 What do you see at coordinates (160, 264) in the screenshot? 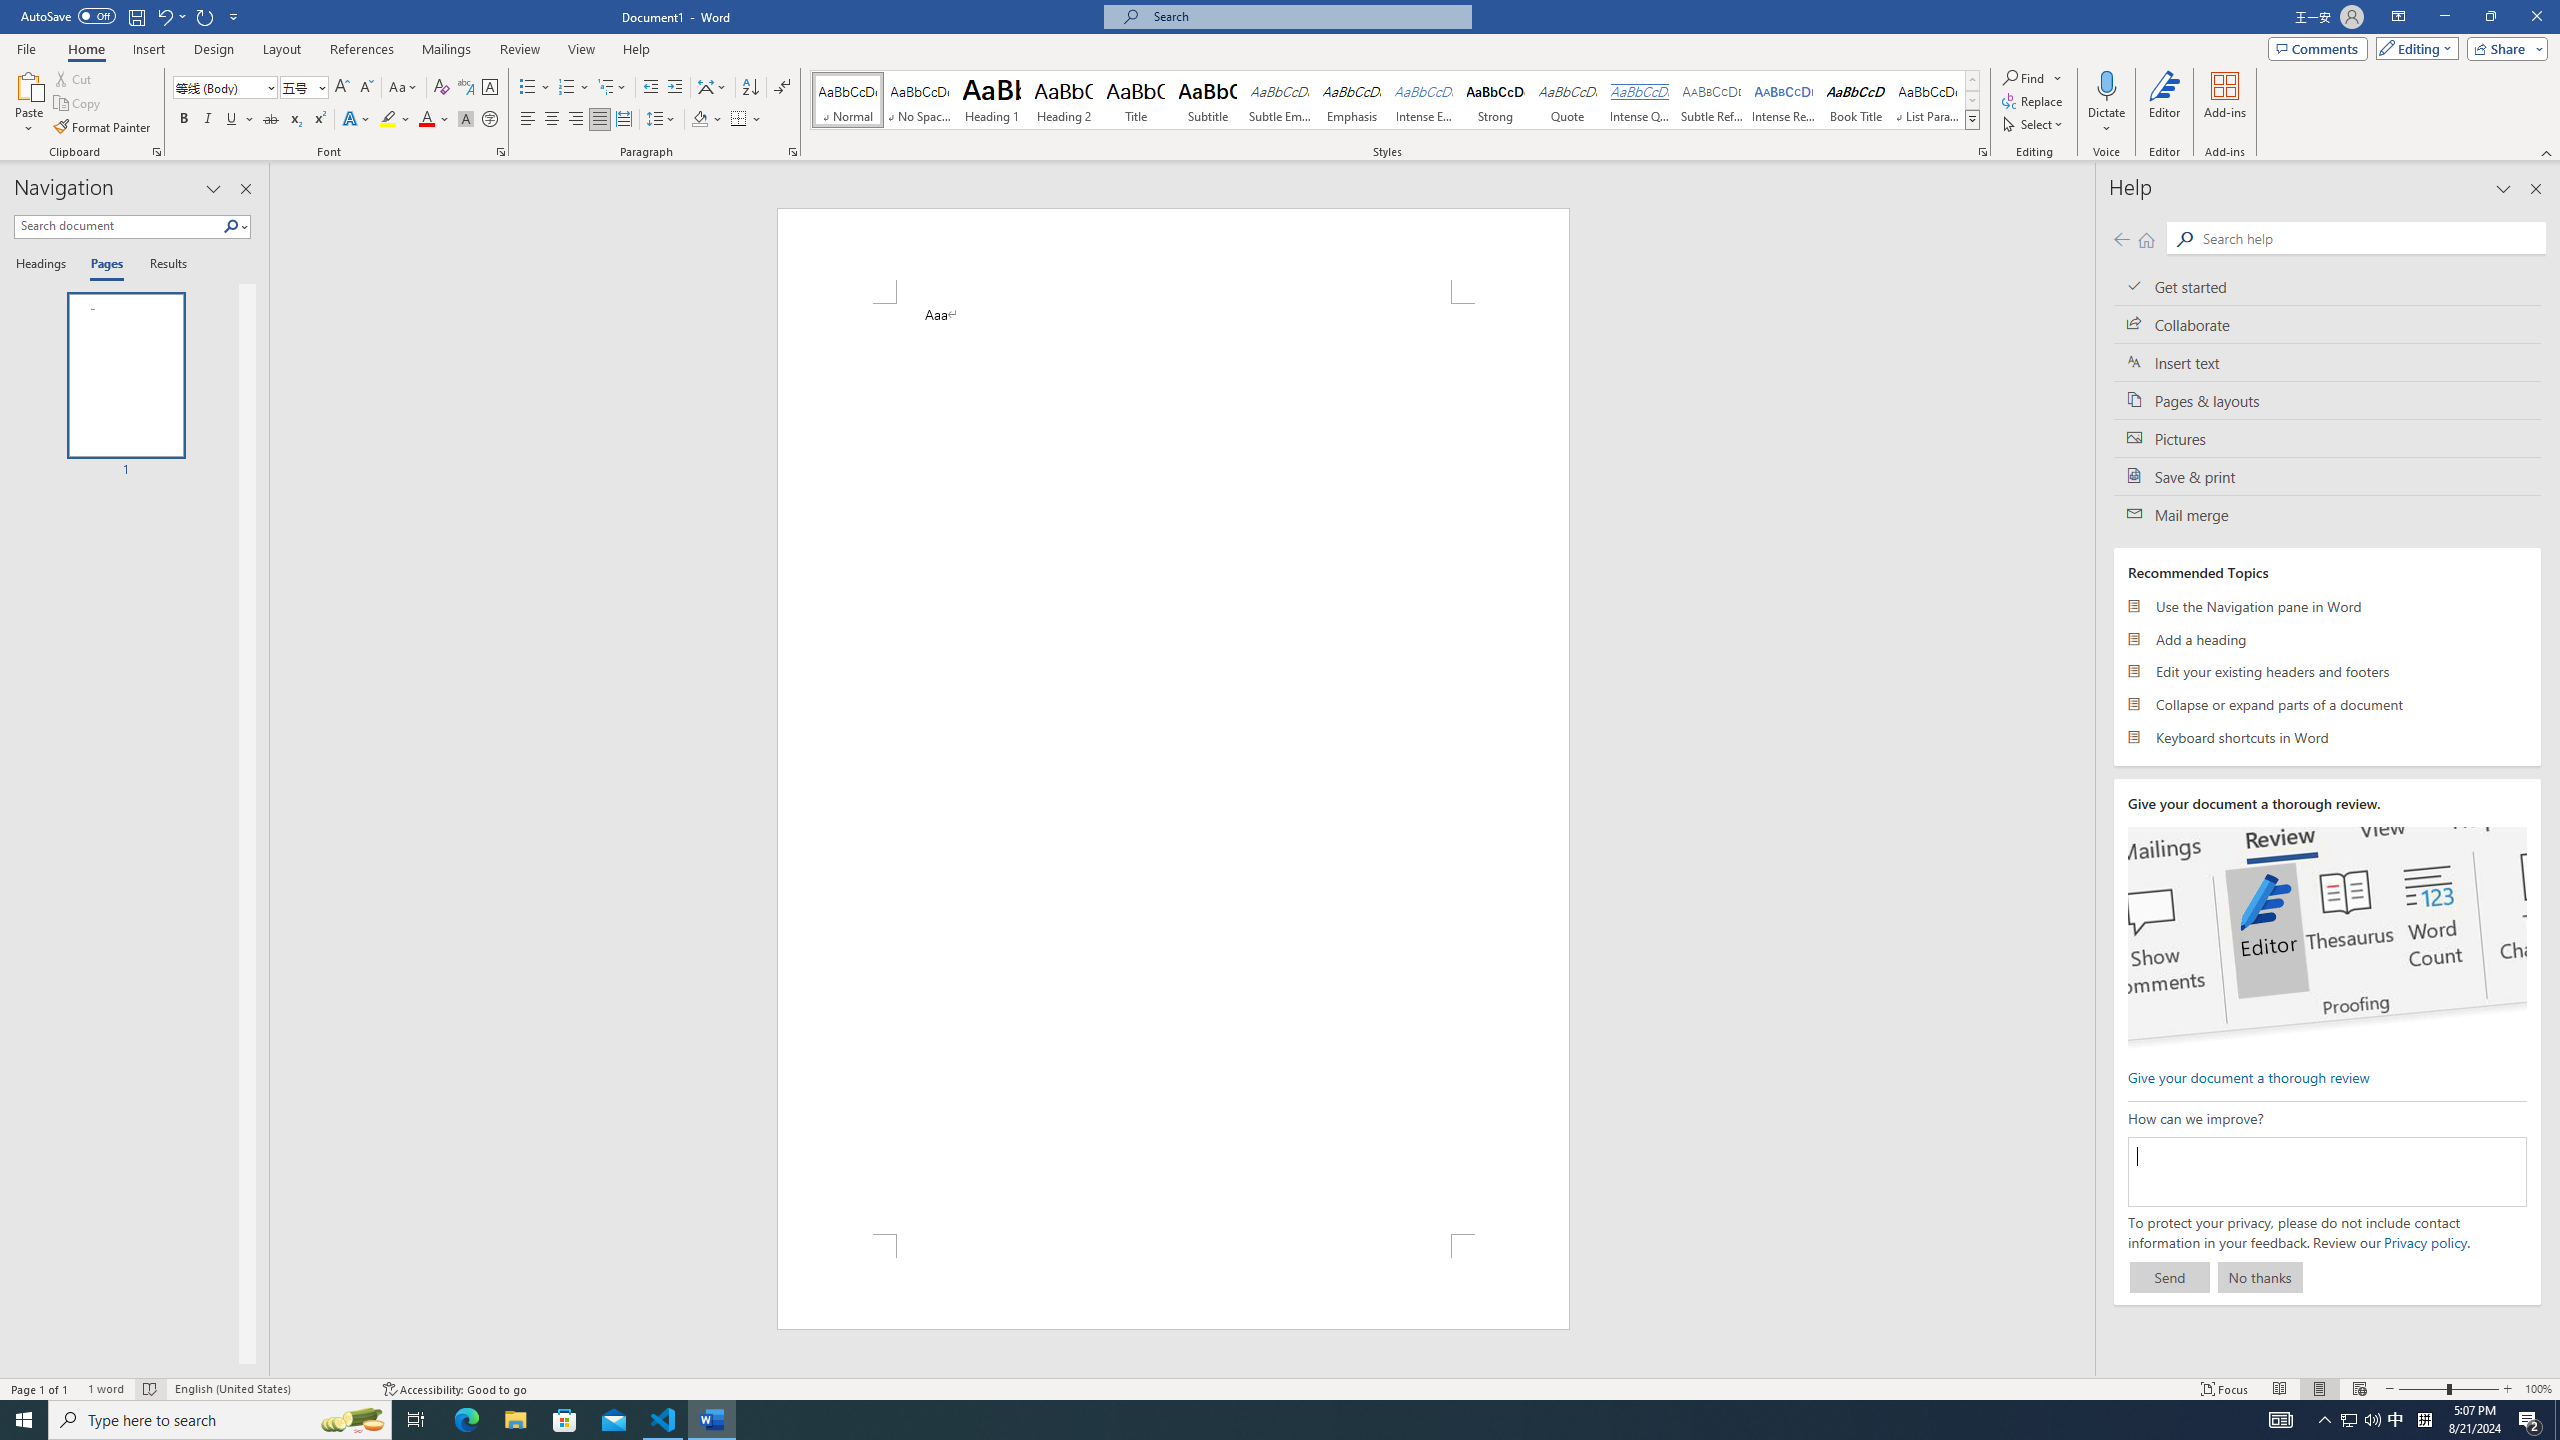
I see `'Results'` at bounding box center [160, 264].